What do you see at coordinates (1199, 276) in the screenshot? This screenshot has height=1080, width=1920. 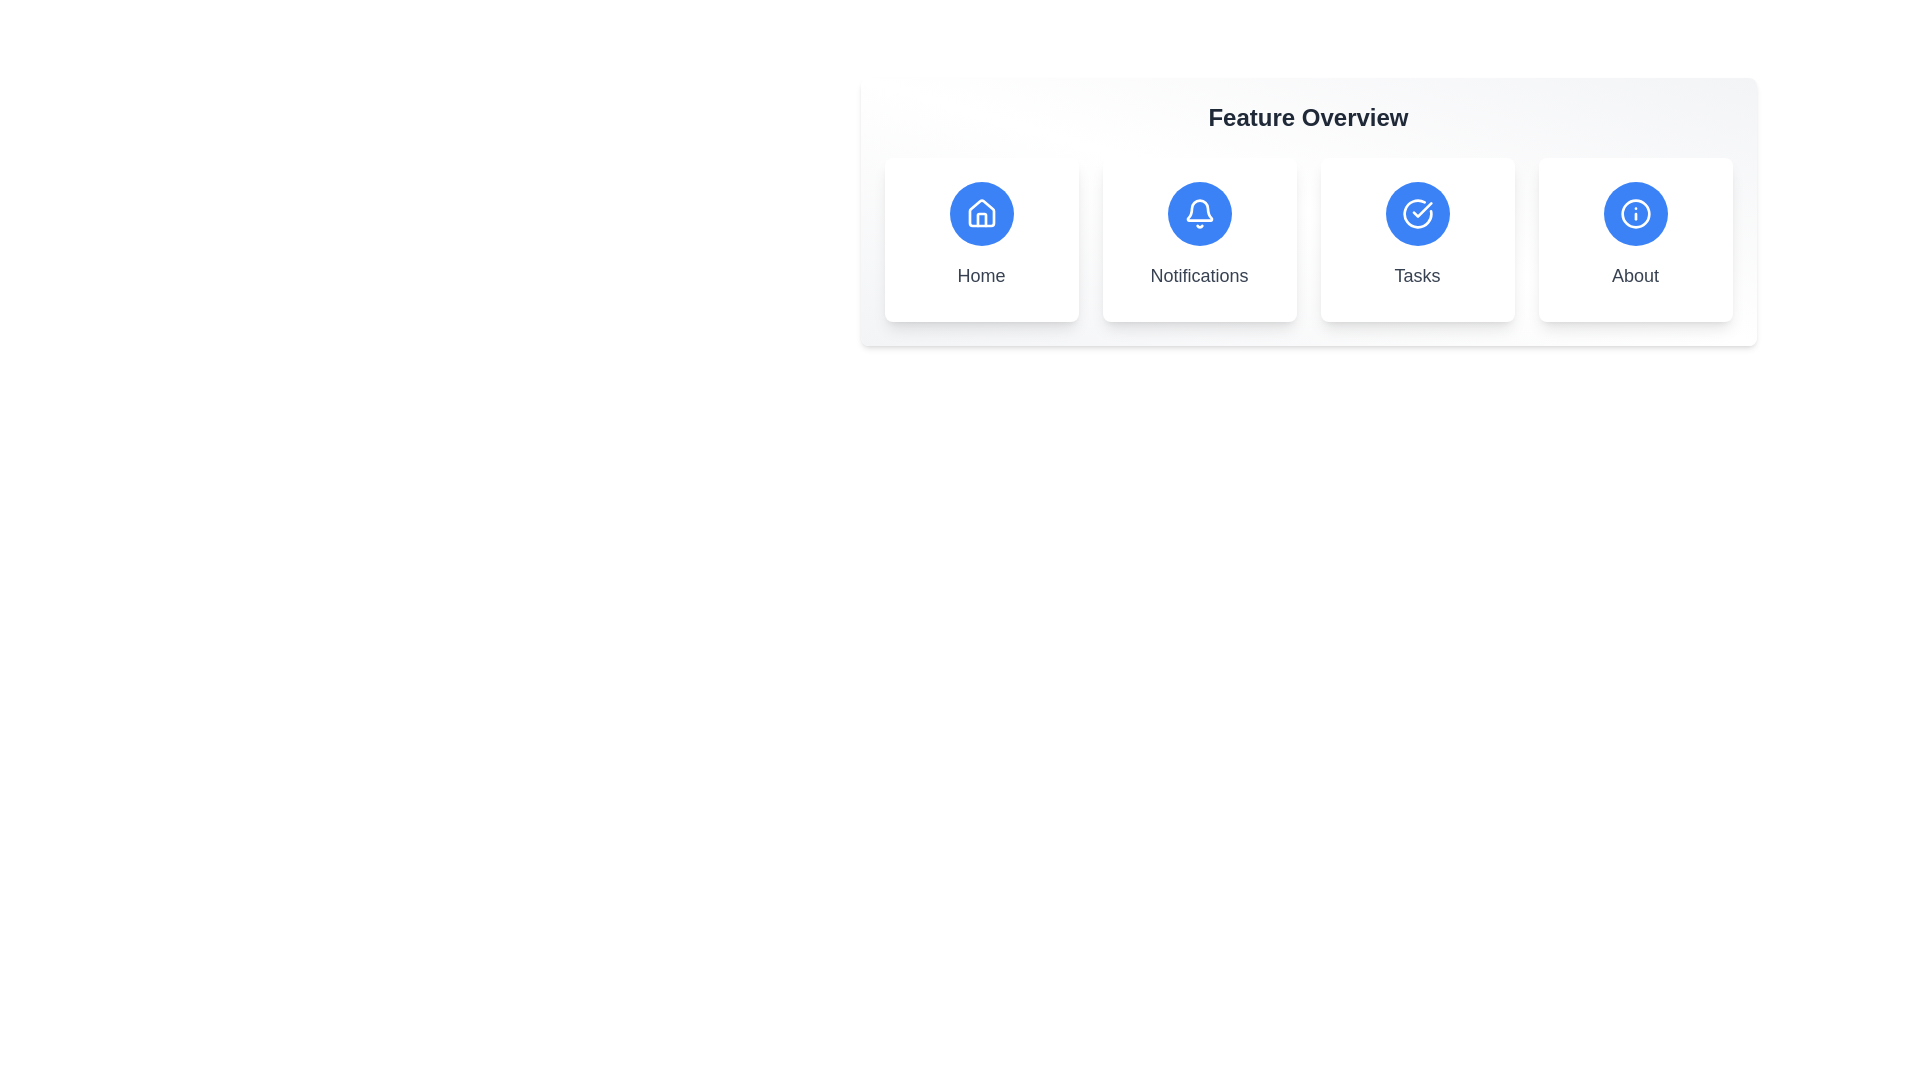 I see `text label associated with the bell icon located beneath it in the second feature card` at bounding box center [1199, 276].